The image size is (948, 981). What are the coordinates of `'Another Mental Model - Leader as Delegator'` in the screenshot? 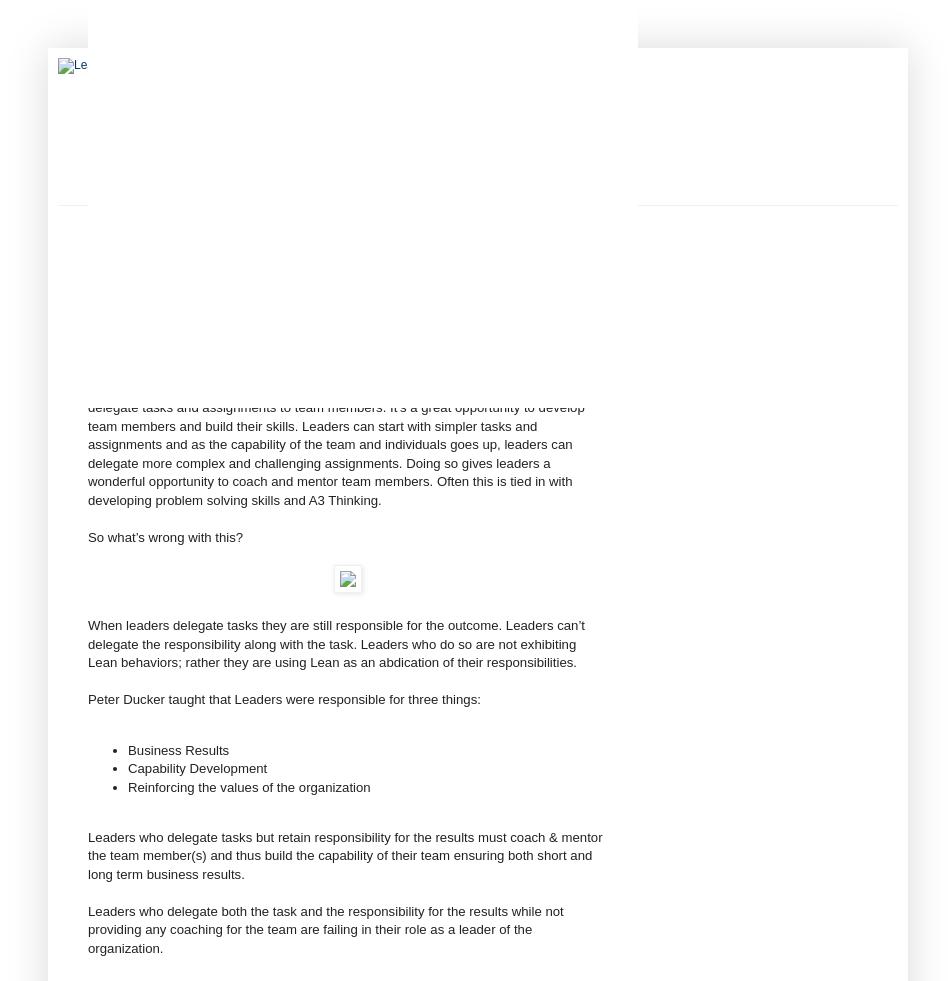 It's located at (304, 275).